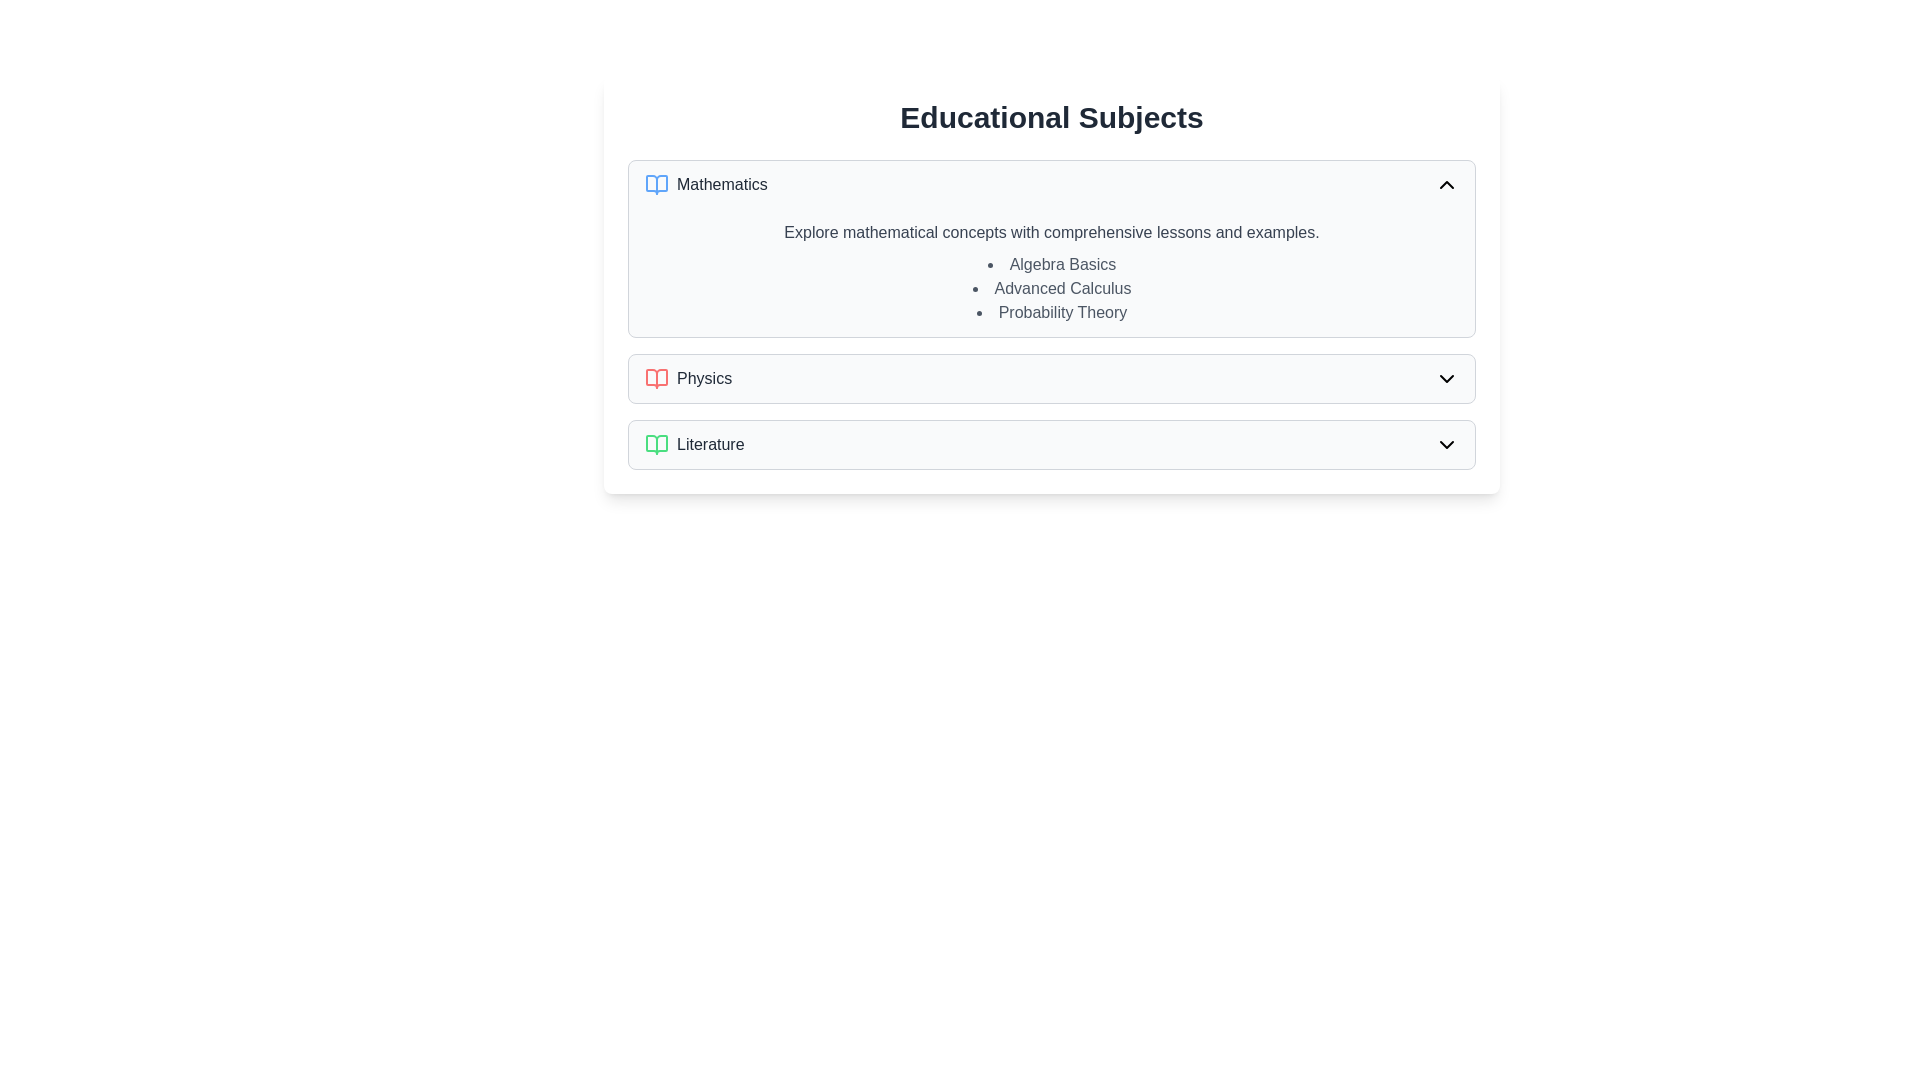 The width and height of the screenshot is (1920, 1080). What do you see at coordinates (1050, 231) in the screenshot?
I see `the first textual description in the 'Mathematics' section that reads 'Explore mathematical concepts with comprehensive lessons and examples.'` at bounding box center [1050, 231].